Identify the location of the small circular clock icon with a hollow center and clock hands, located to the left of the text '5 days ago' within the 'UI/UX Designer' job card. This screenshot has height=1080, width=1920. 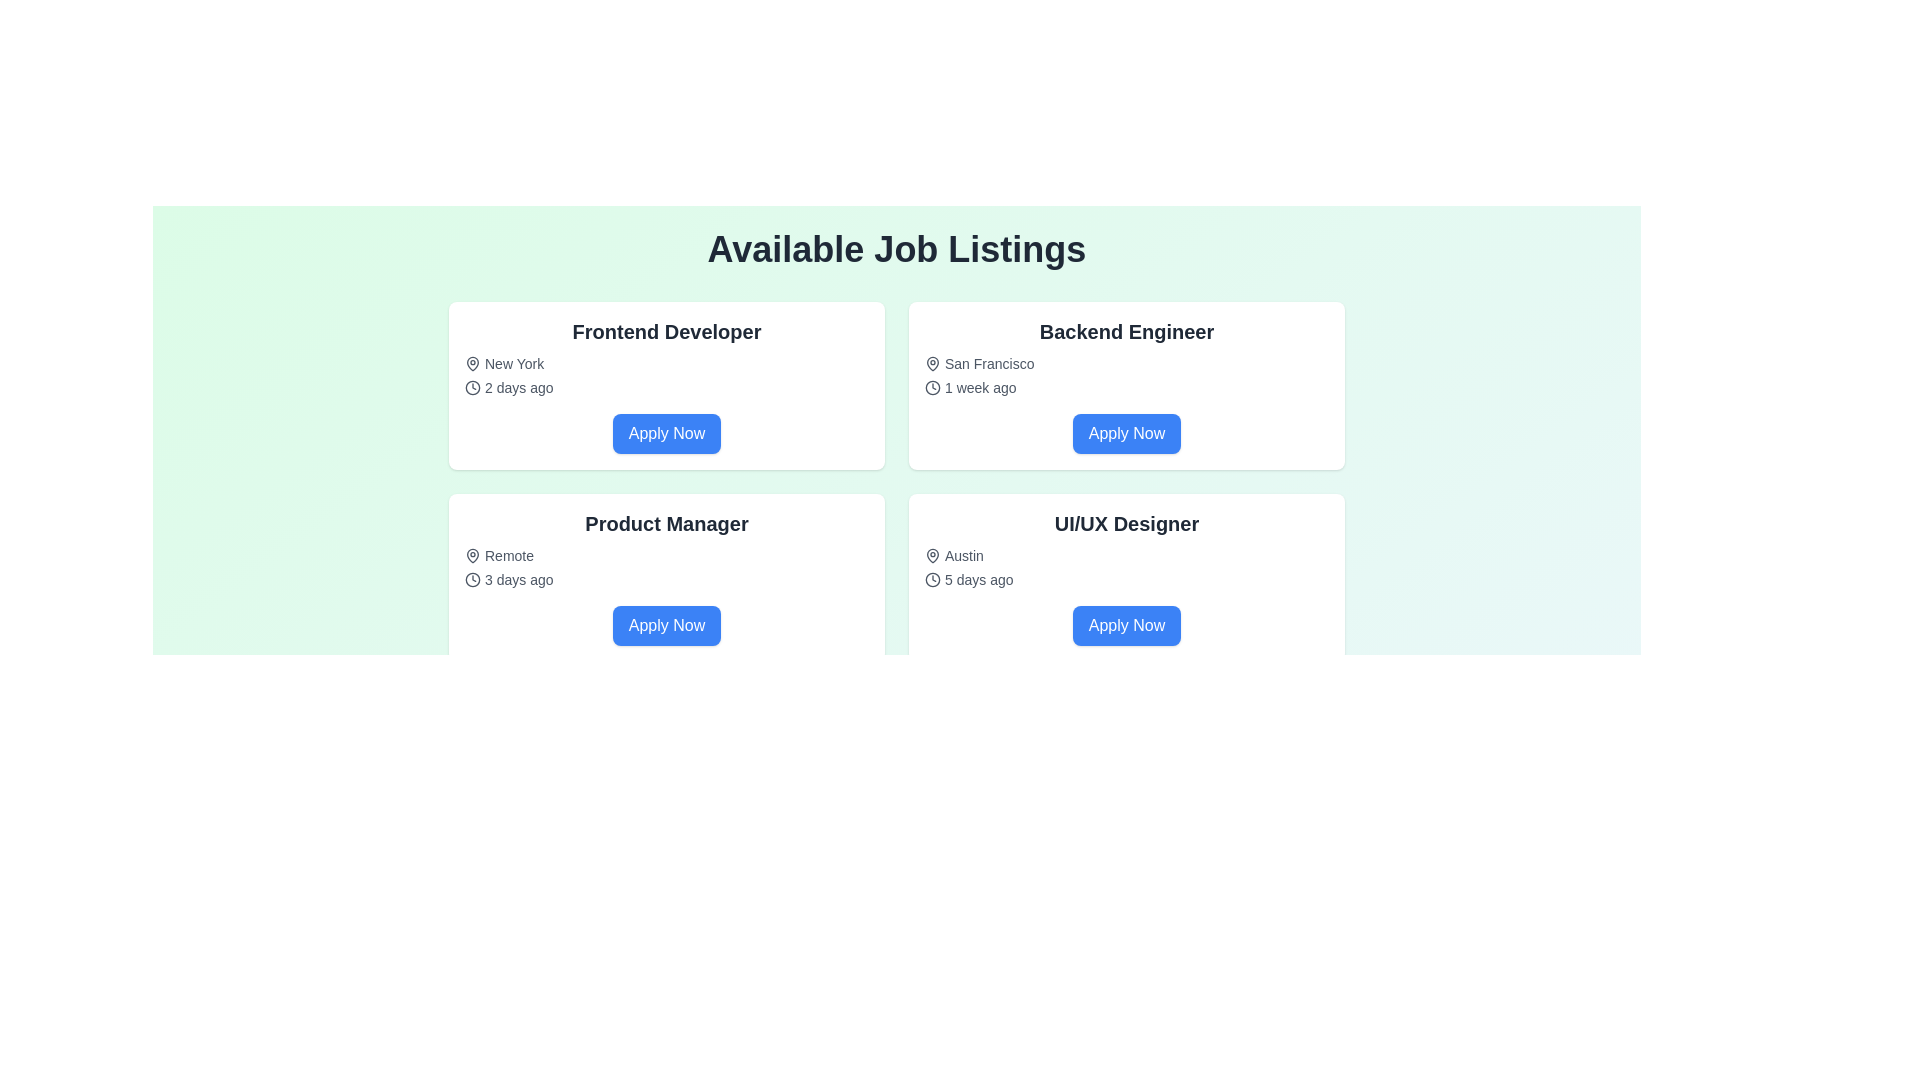
(931, 579).